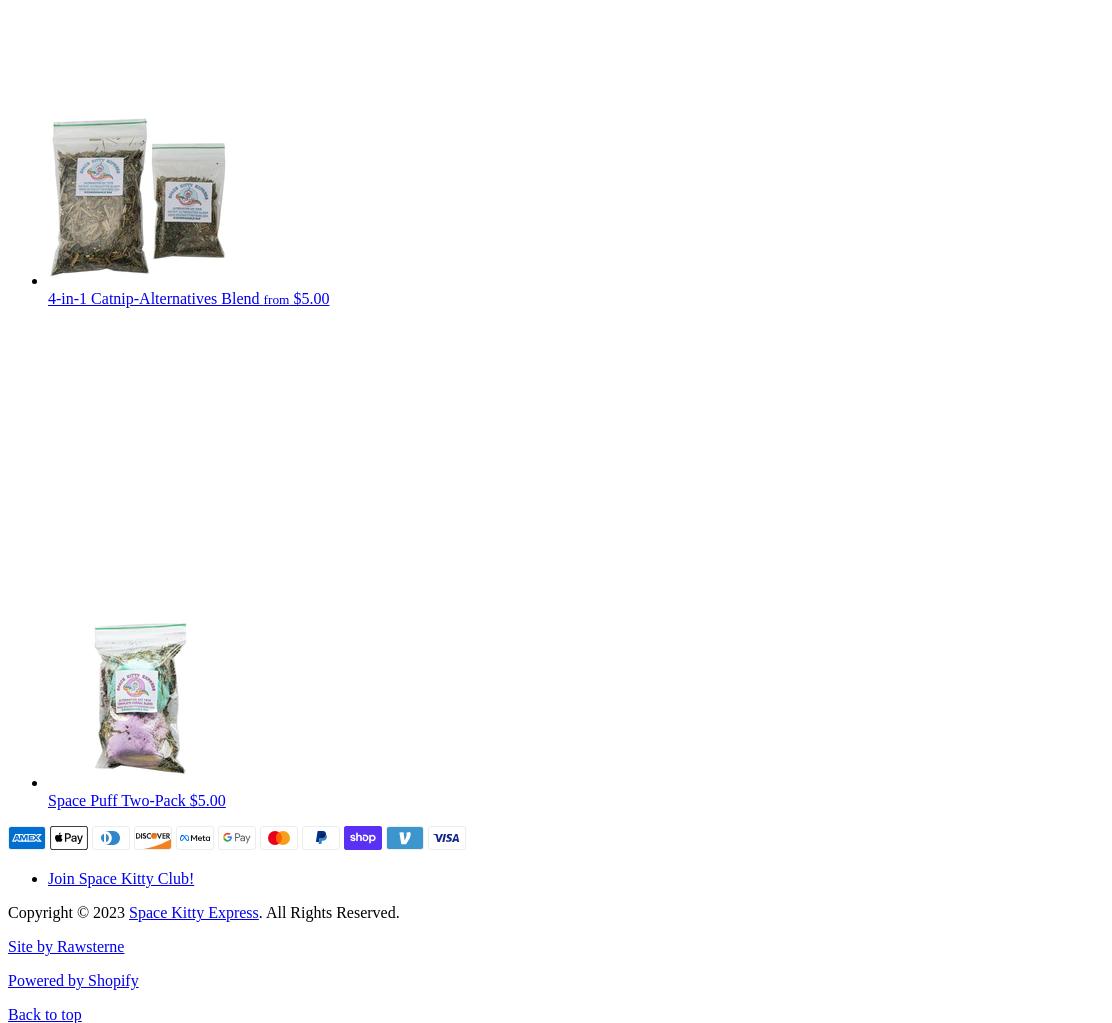 The width and height of the screenshot is (1112, 1023). What do you see at coordinates (68, 911) in the screenshot?
I see `'Copyright © 2023'` at bounding box center [68, 911].